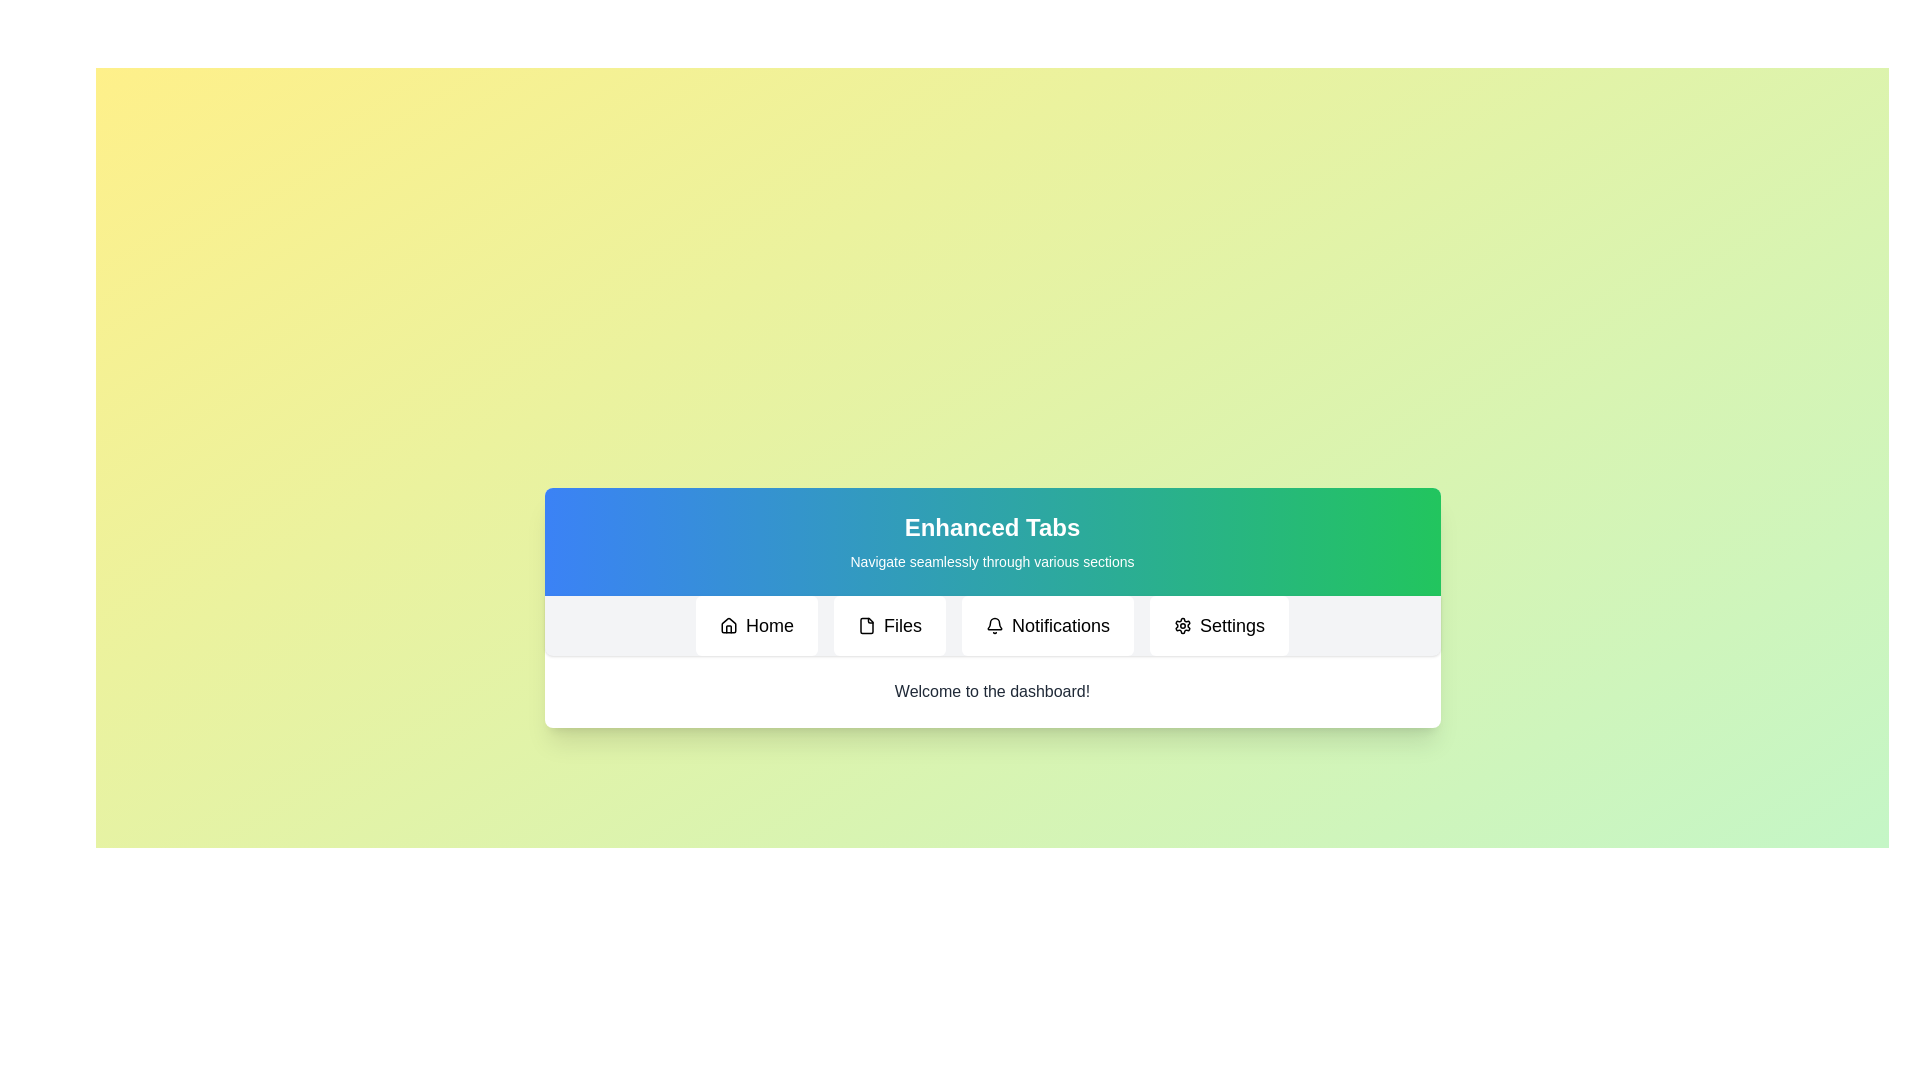 The image size is (1920, 1080). I want to click on the gear-like icon representing the settings feature located at the far right of the navigation menu, so click(1183, 624).